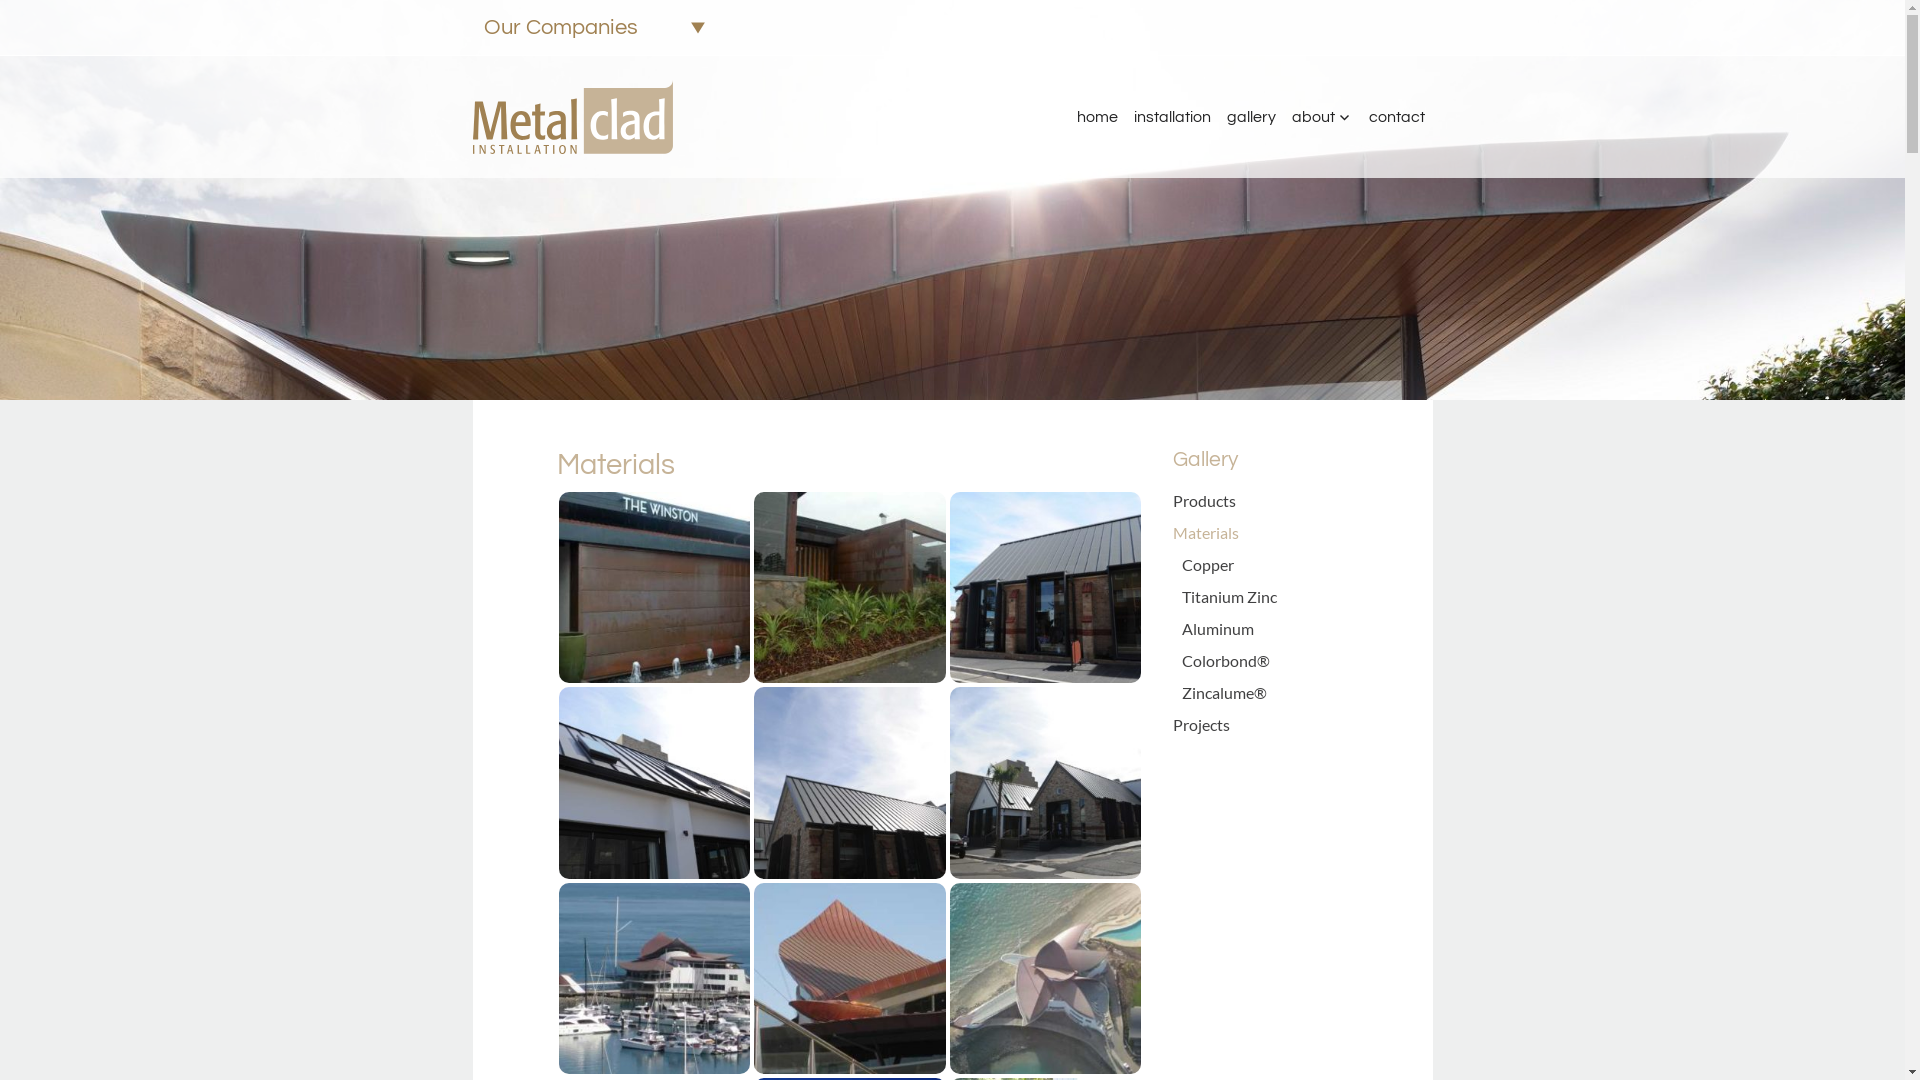 The height and width of the screenshot is (1080, 1920). What do you see at coordinates (1203, 499) in the screenshot?
I see `'Products'` at bounding box center [1203, 499].